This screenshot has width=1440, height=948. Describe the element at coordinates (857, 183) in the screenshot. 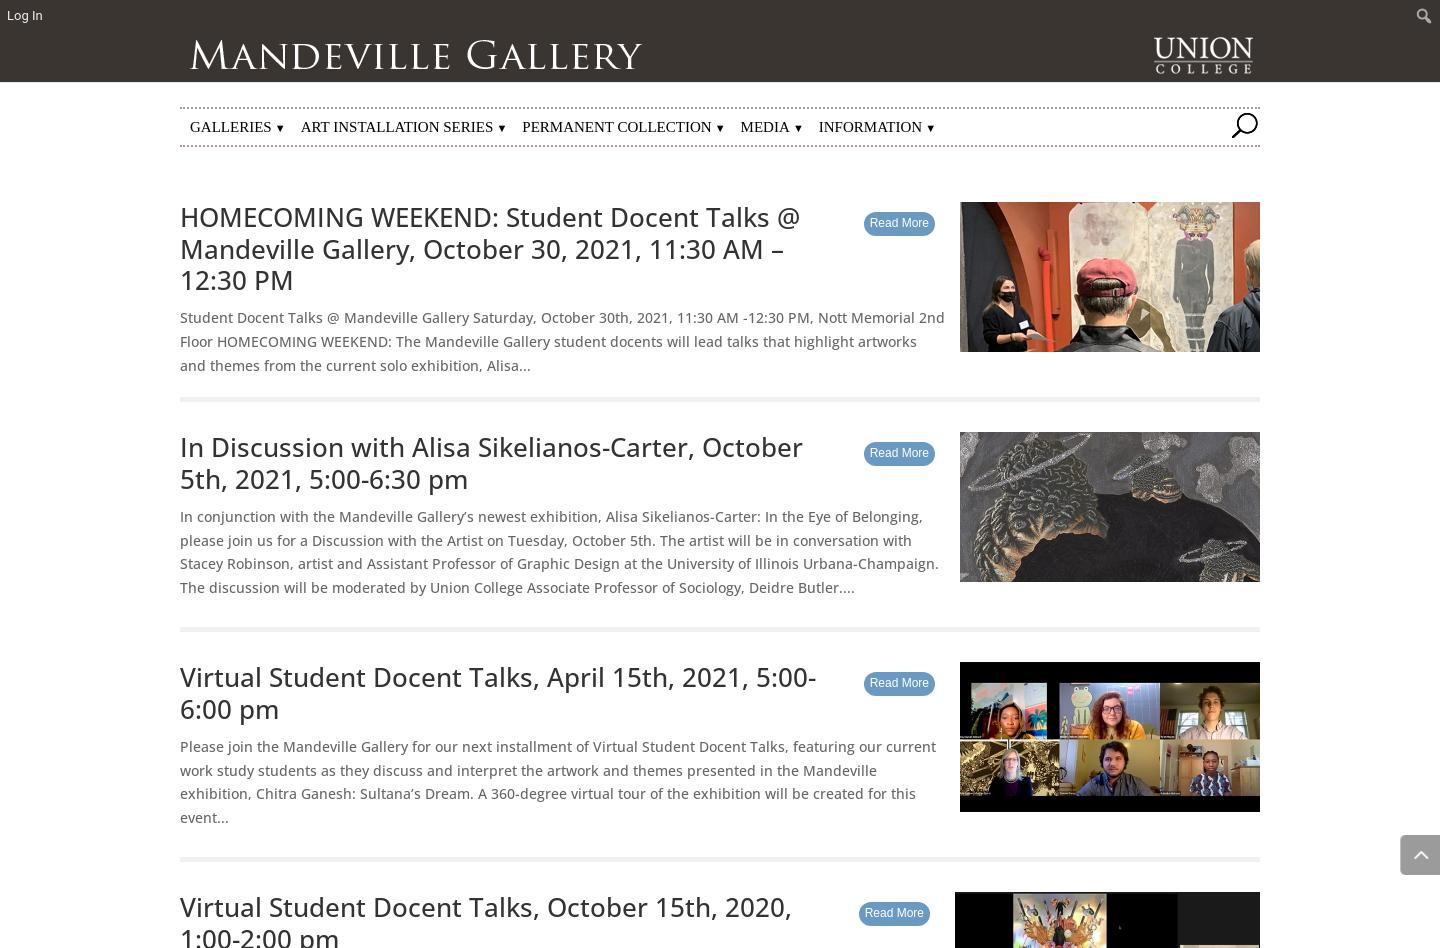

I see `'Other Highlights'` at that location.